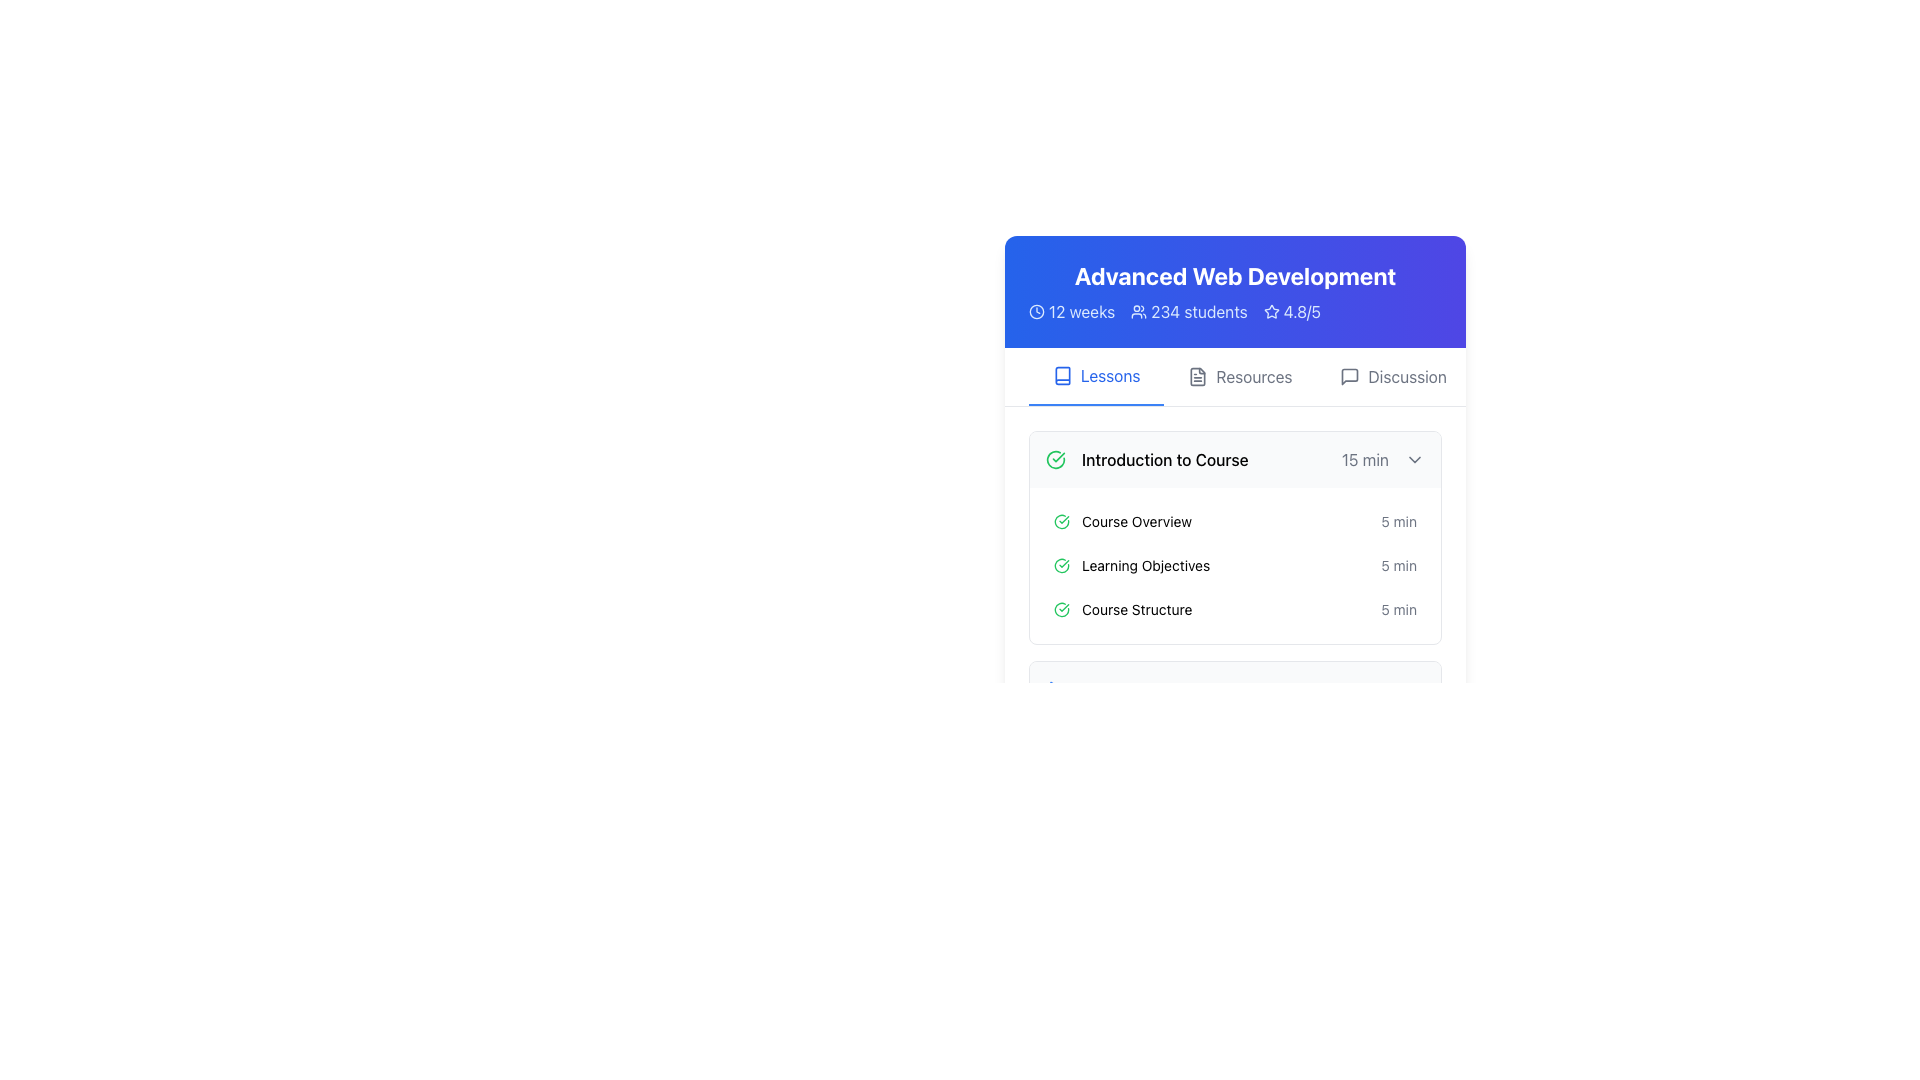 This screenshot has height=1080, width=1920. What do you see at coordinates (1398, 520) in the screenshot?
I see `the small text label displaying '5 min' in light gray color, which is located next to the 'Course Overview' item in the 'Introduction to Course' subsection` at bounding box center [1398, 520].